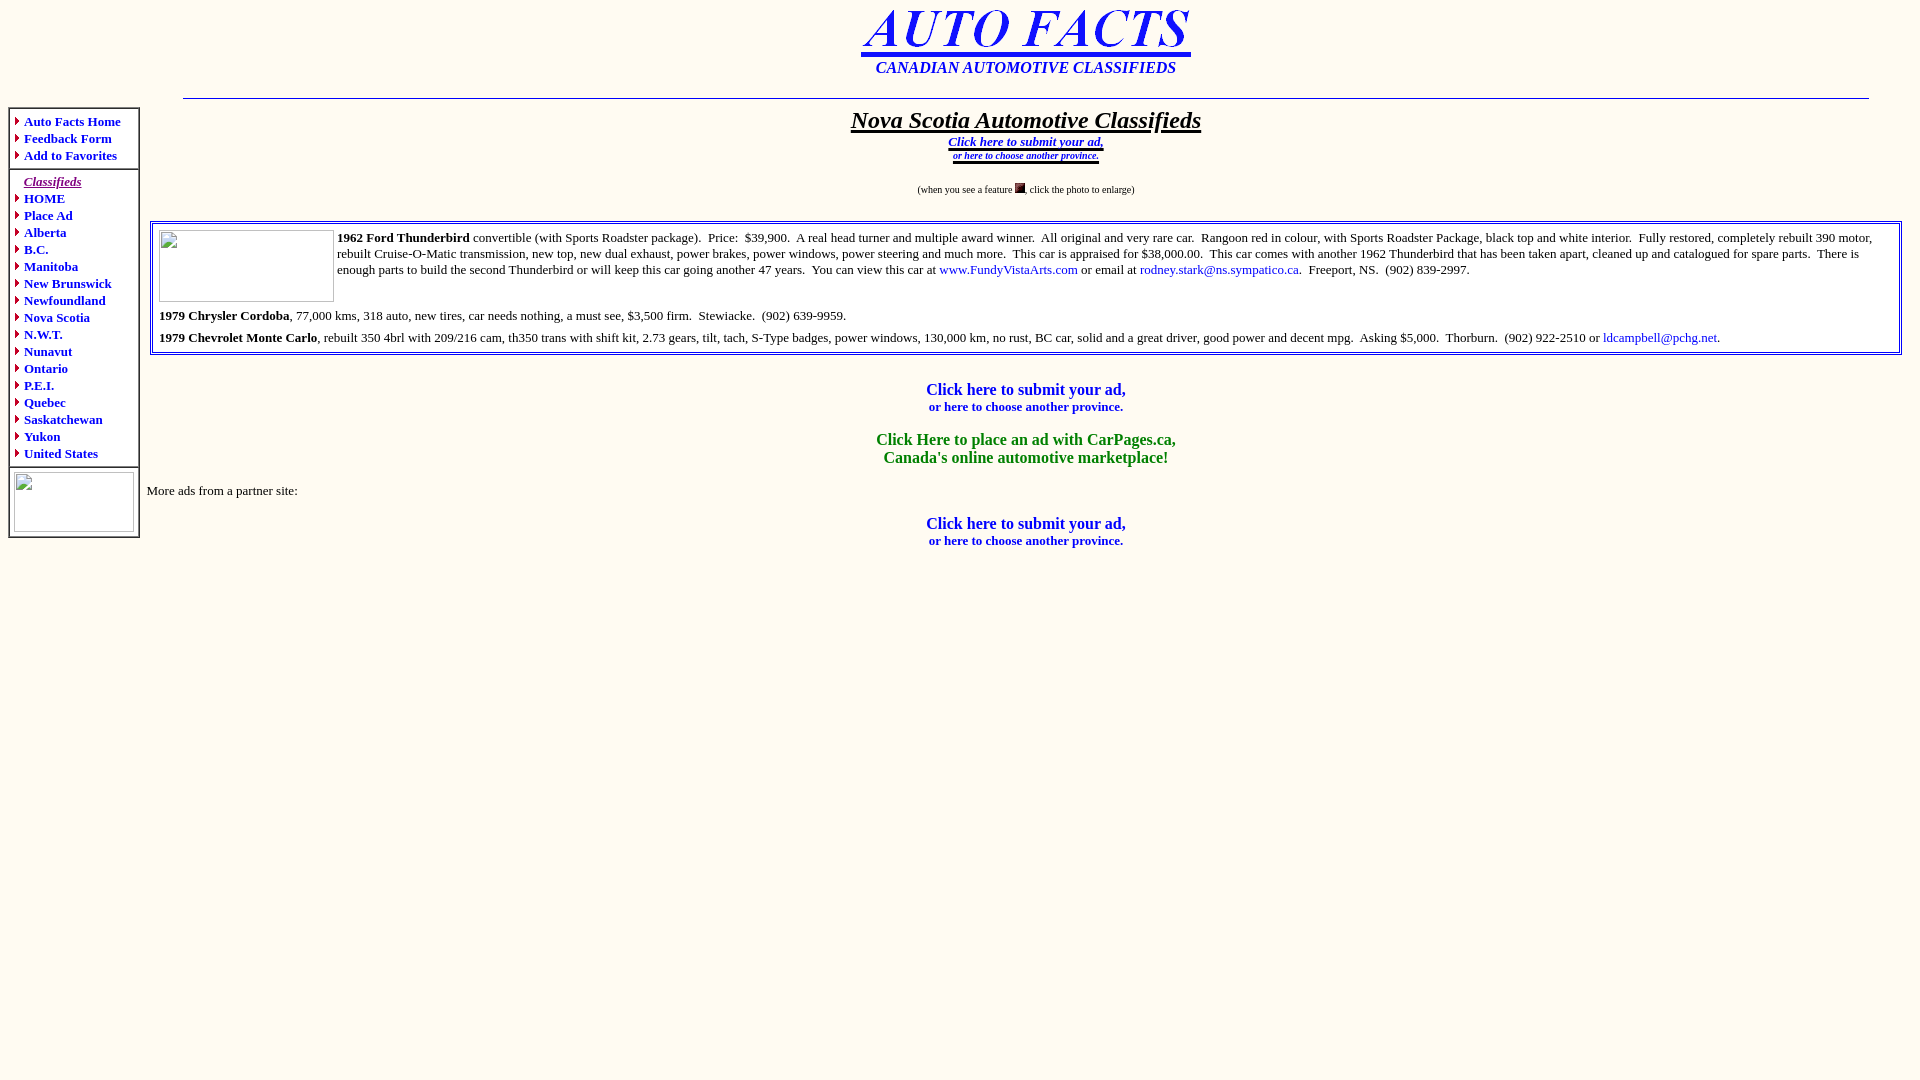 This screenshot has height=1080, width=1920. Describe the element at coordinates (39, 198) in the screenshot. I see `'HOME'` at that location.